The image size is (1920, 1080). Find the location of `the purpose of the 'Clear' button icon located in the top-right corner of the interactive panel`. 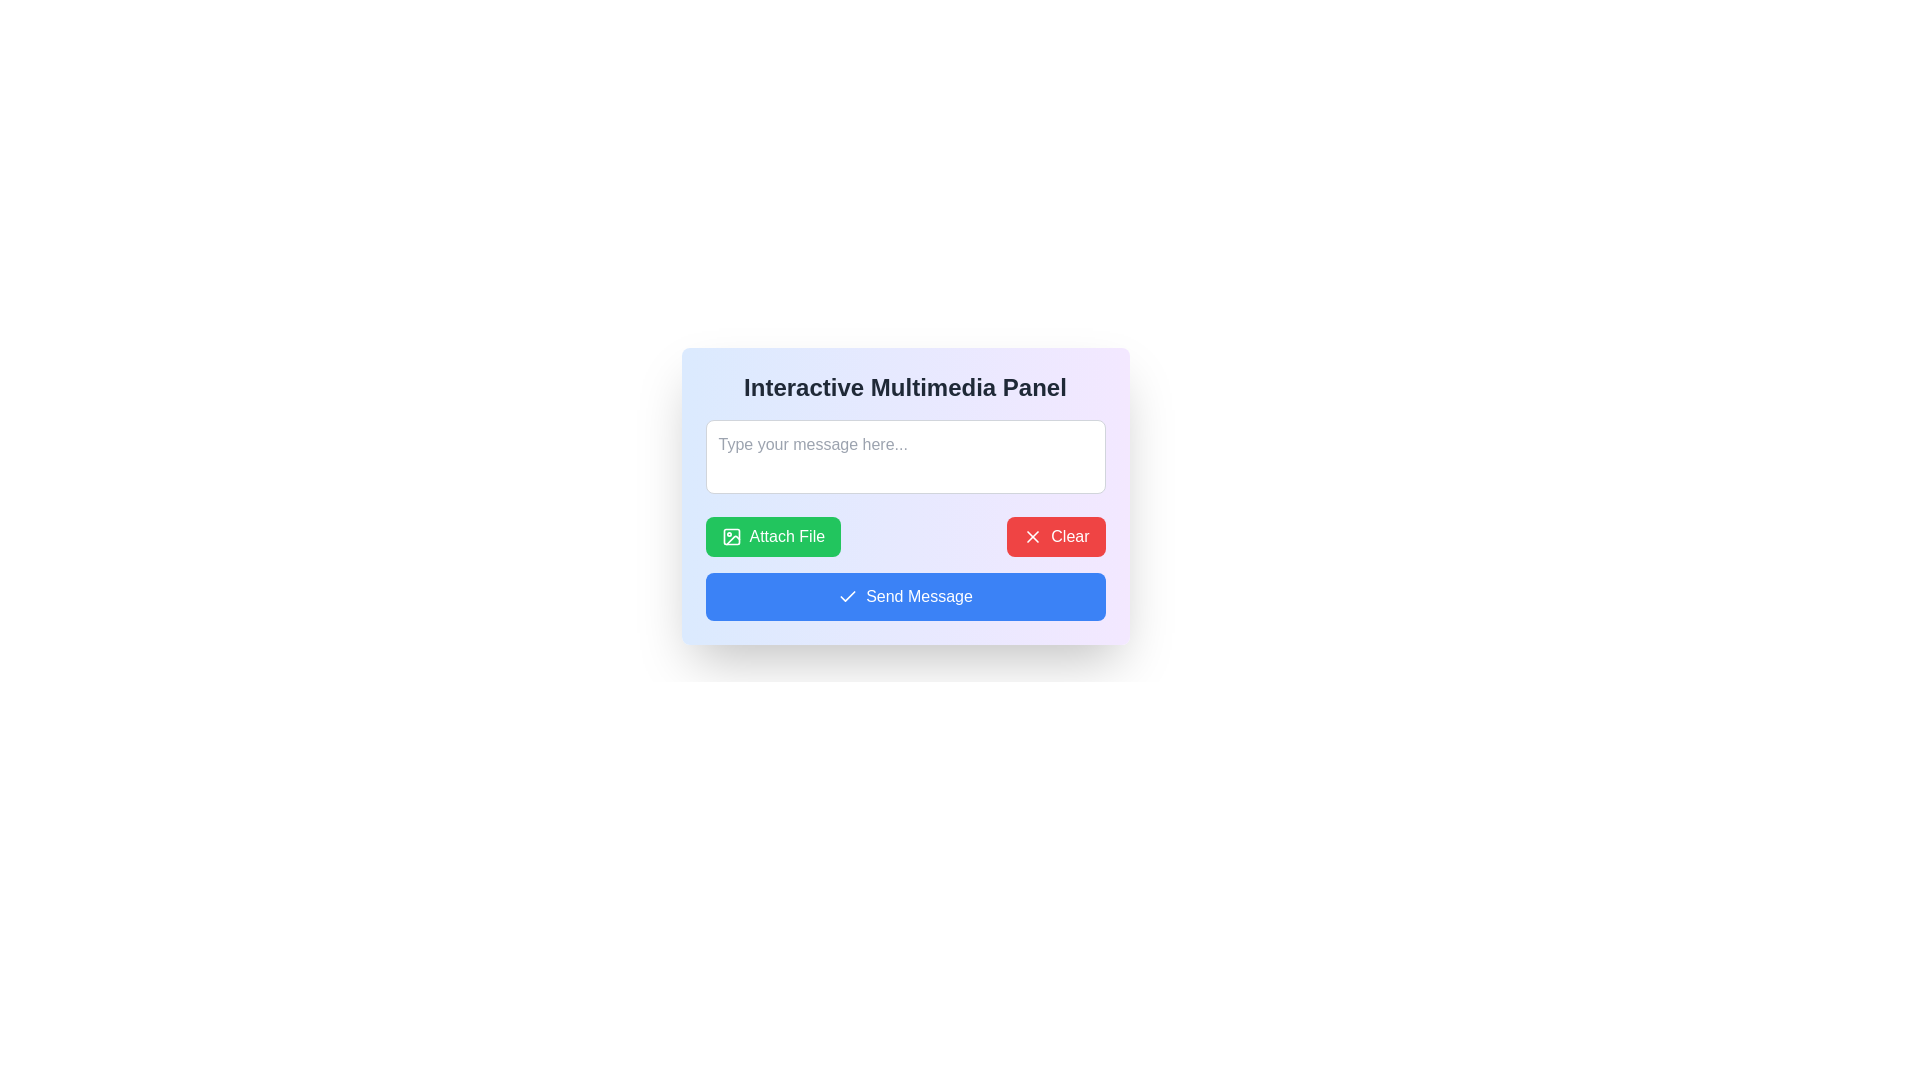

the purpose of the 'Clear' button icon located in the top-right corner of the interactive panel is located at coordinates (1033, 535).